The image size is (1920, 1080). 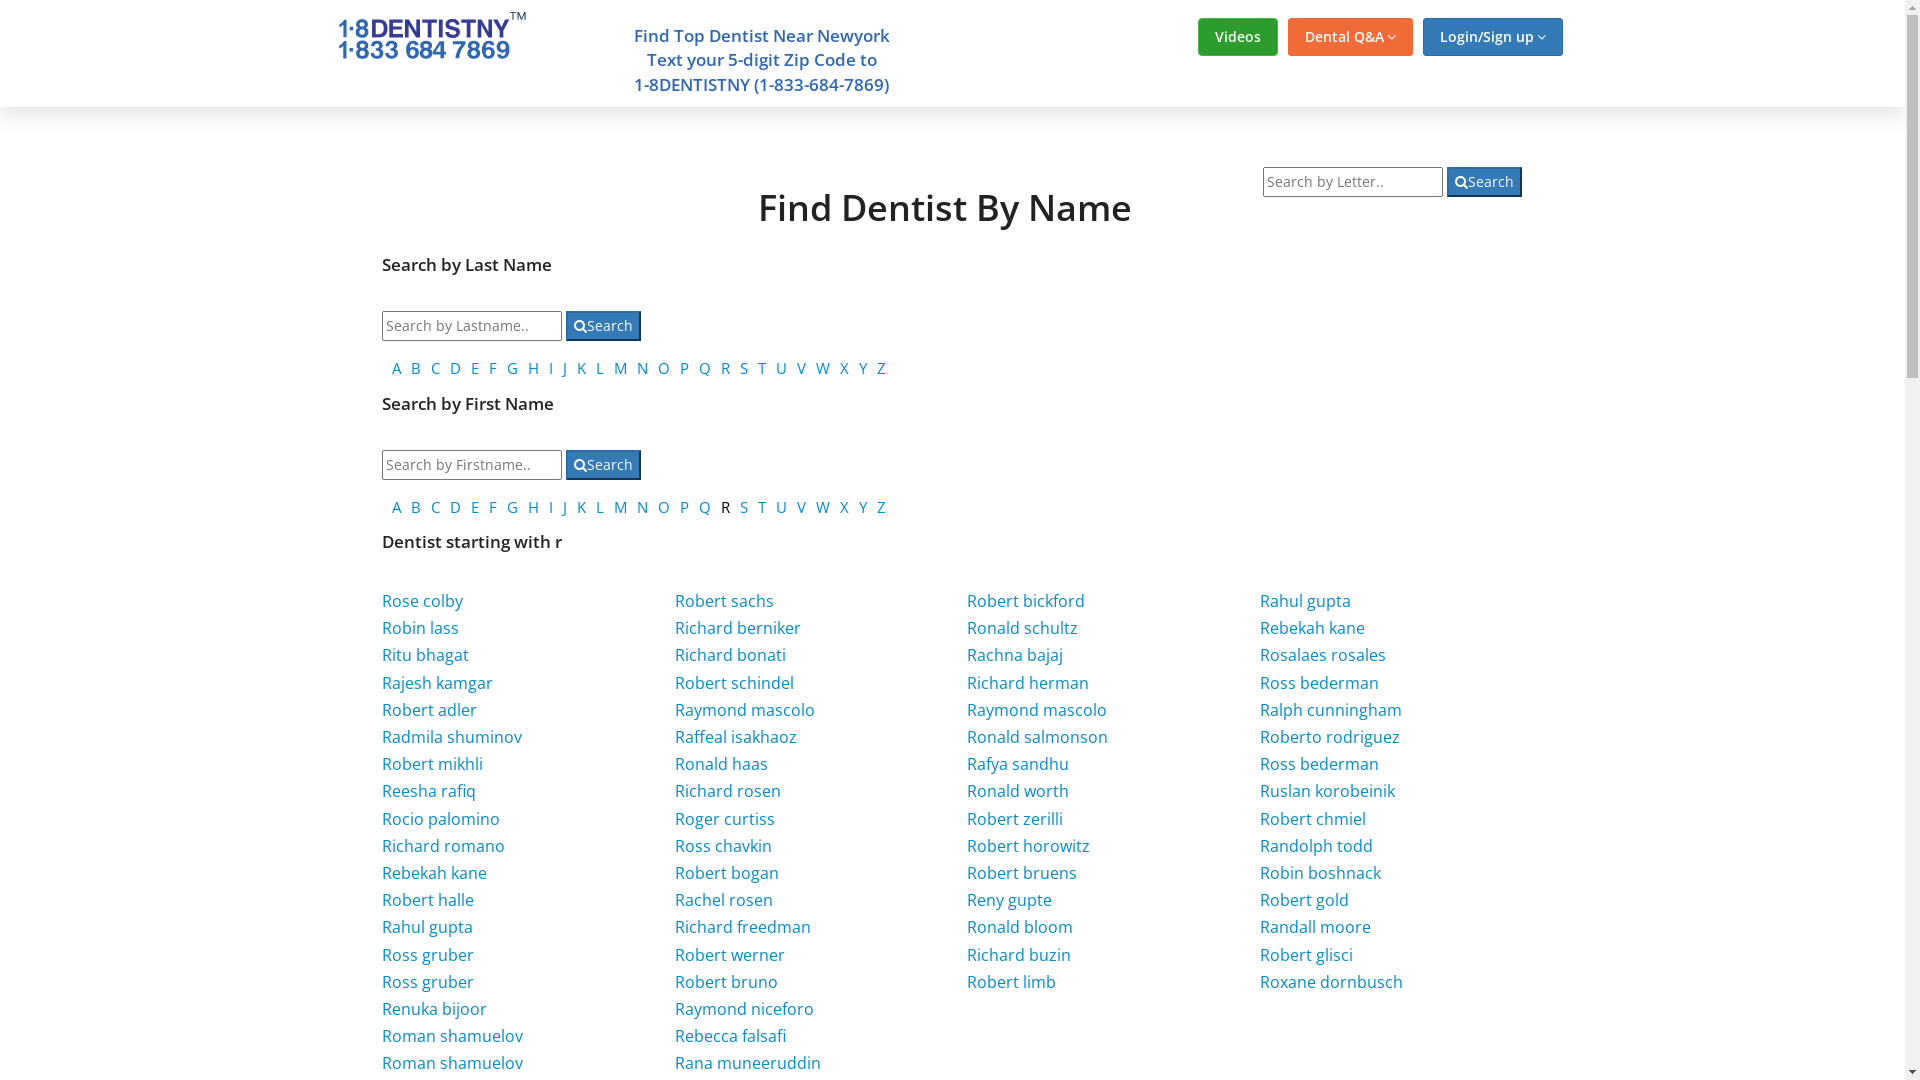 I want to click on 'Roman shamuelov', so click(x=451, y=1035).